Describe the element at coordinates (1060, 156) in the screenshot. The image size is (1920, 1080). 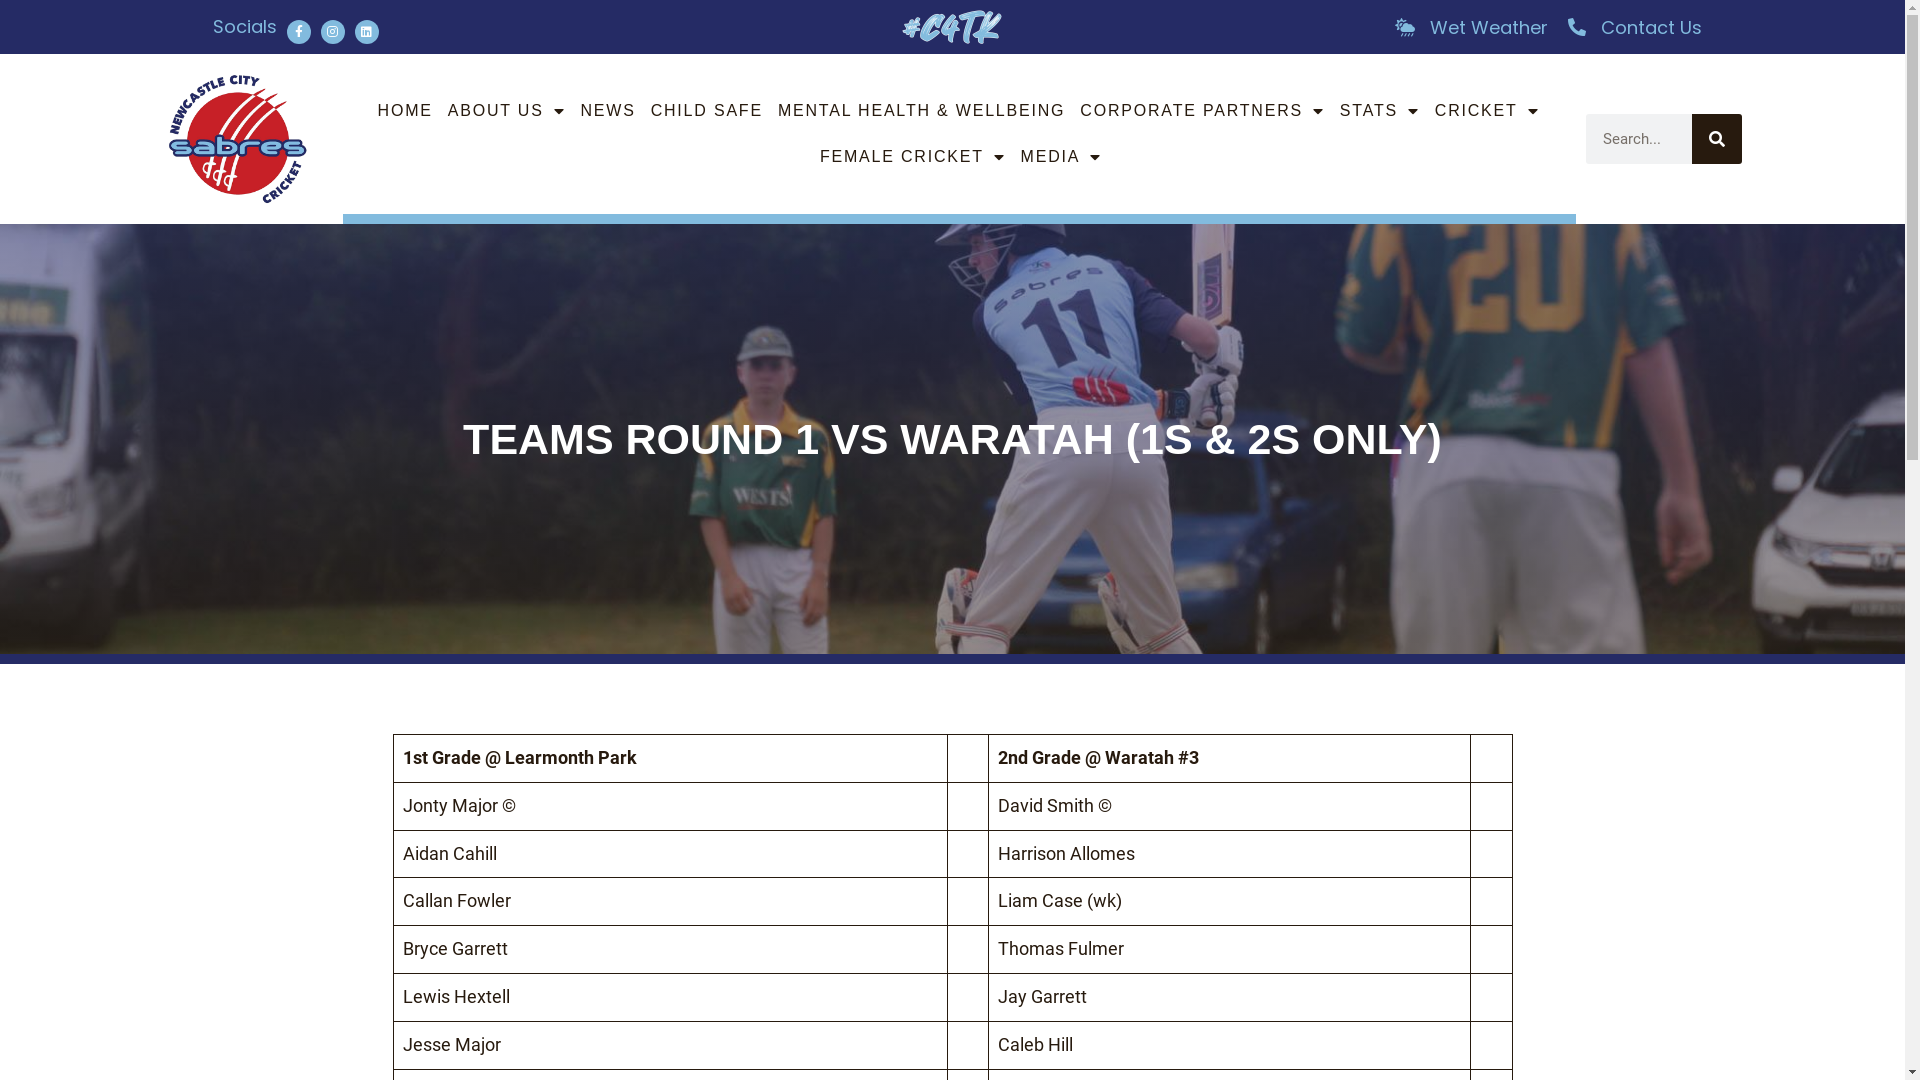
I see `'MEDIA'` at that location.